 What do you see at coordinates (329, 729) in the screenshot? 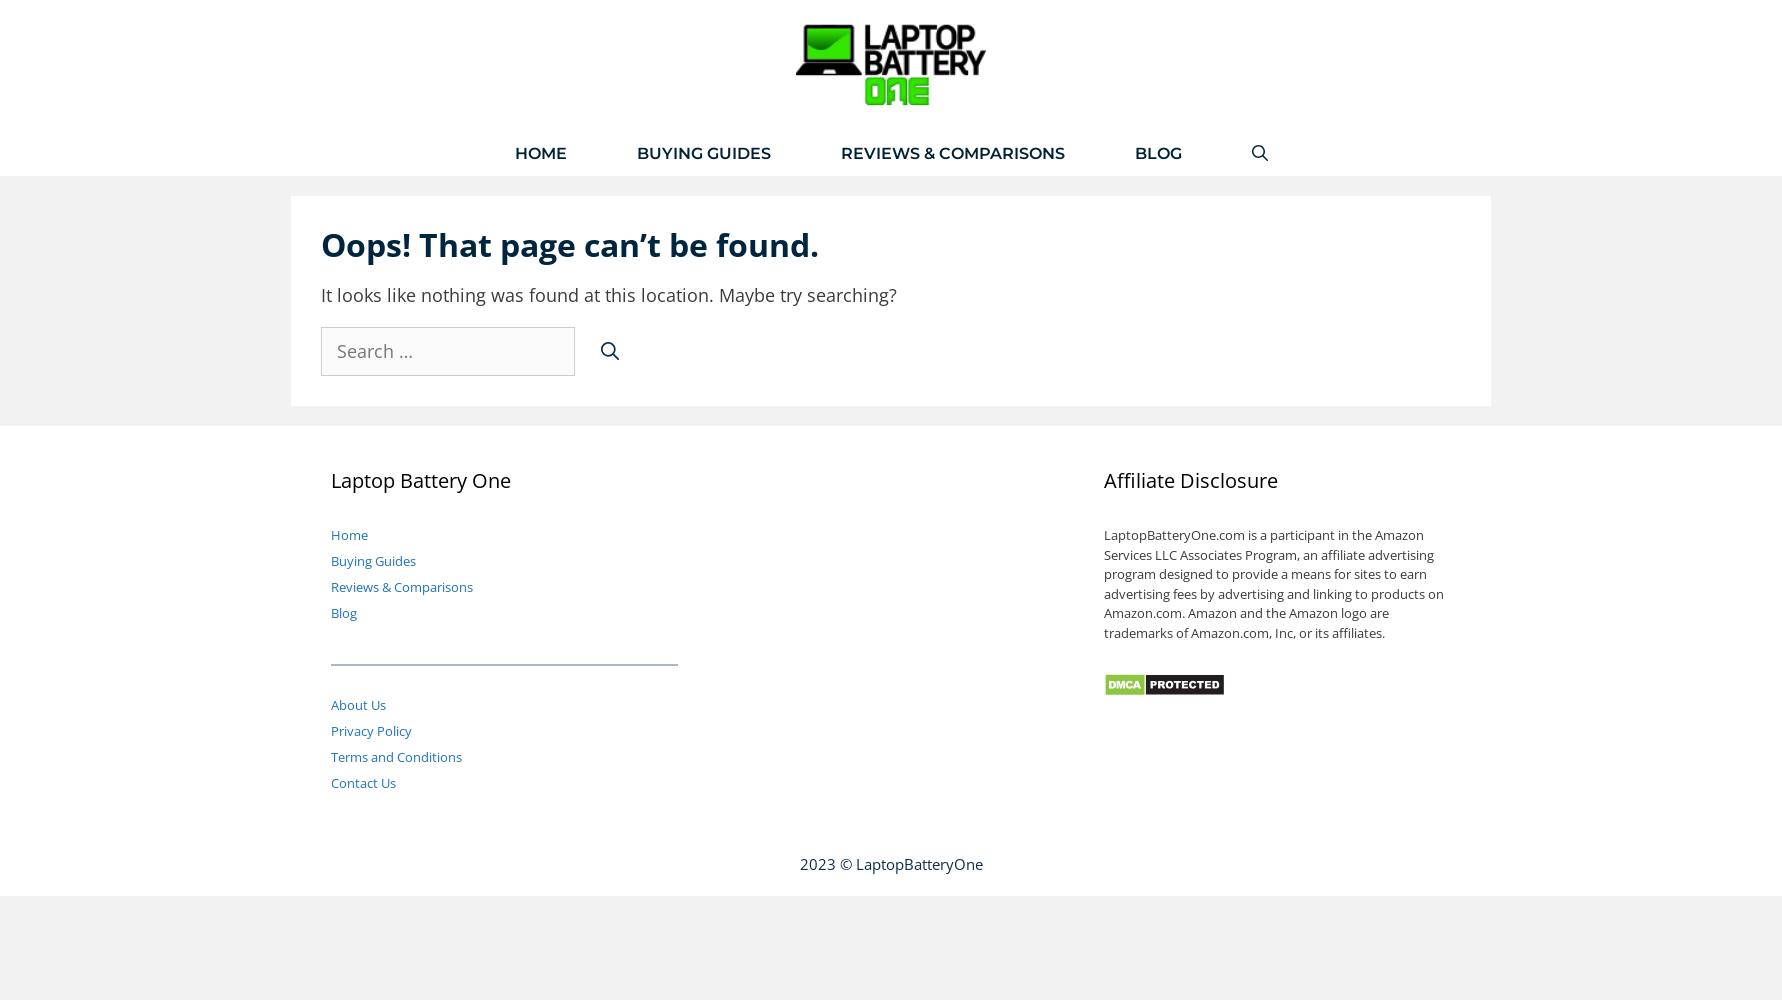
I see `'Privacy Policy'` at bounding box center [329, 729].